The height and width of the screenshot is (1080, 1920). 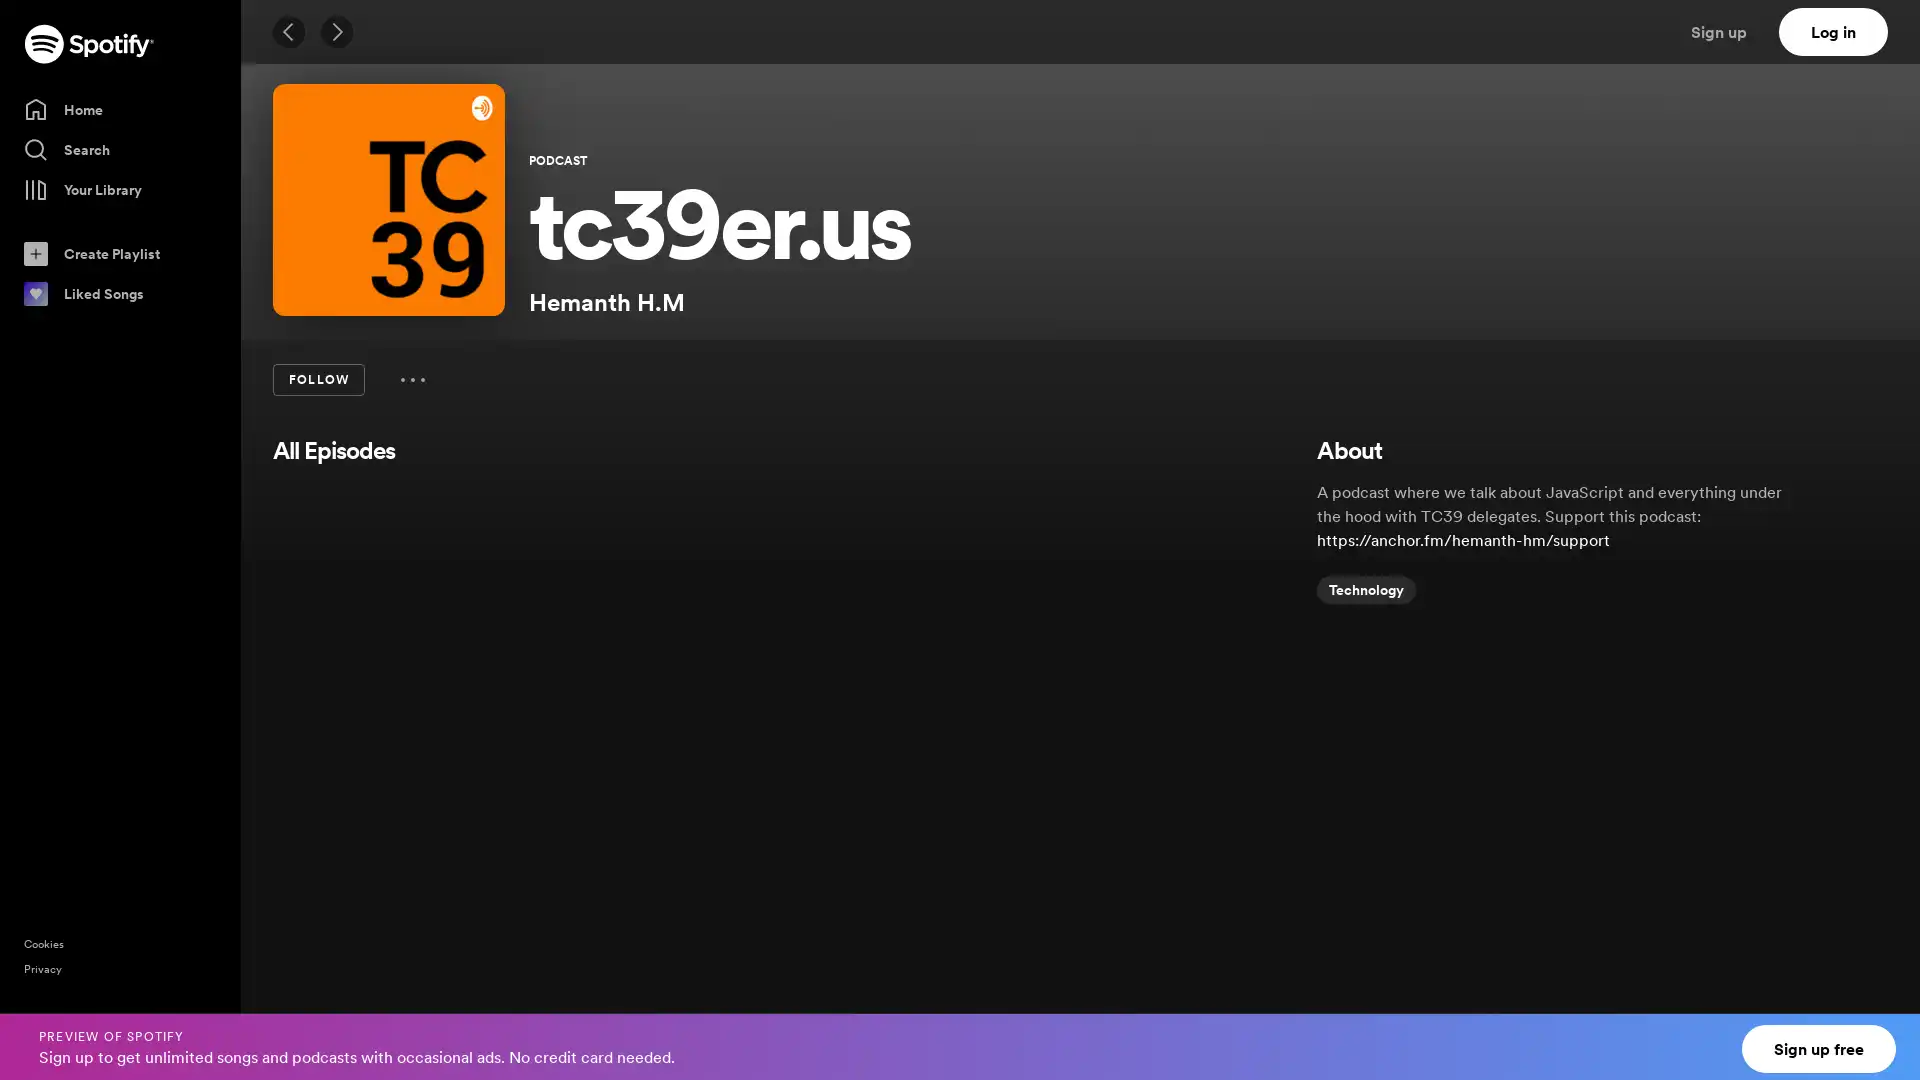 What do you see at coordinates (424, 740) in the screenshot?
I see `Play Jack Works by tc39er.us` at bounding box center [424, 740].